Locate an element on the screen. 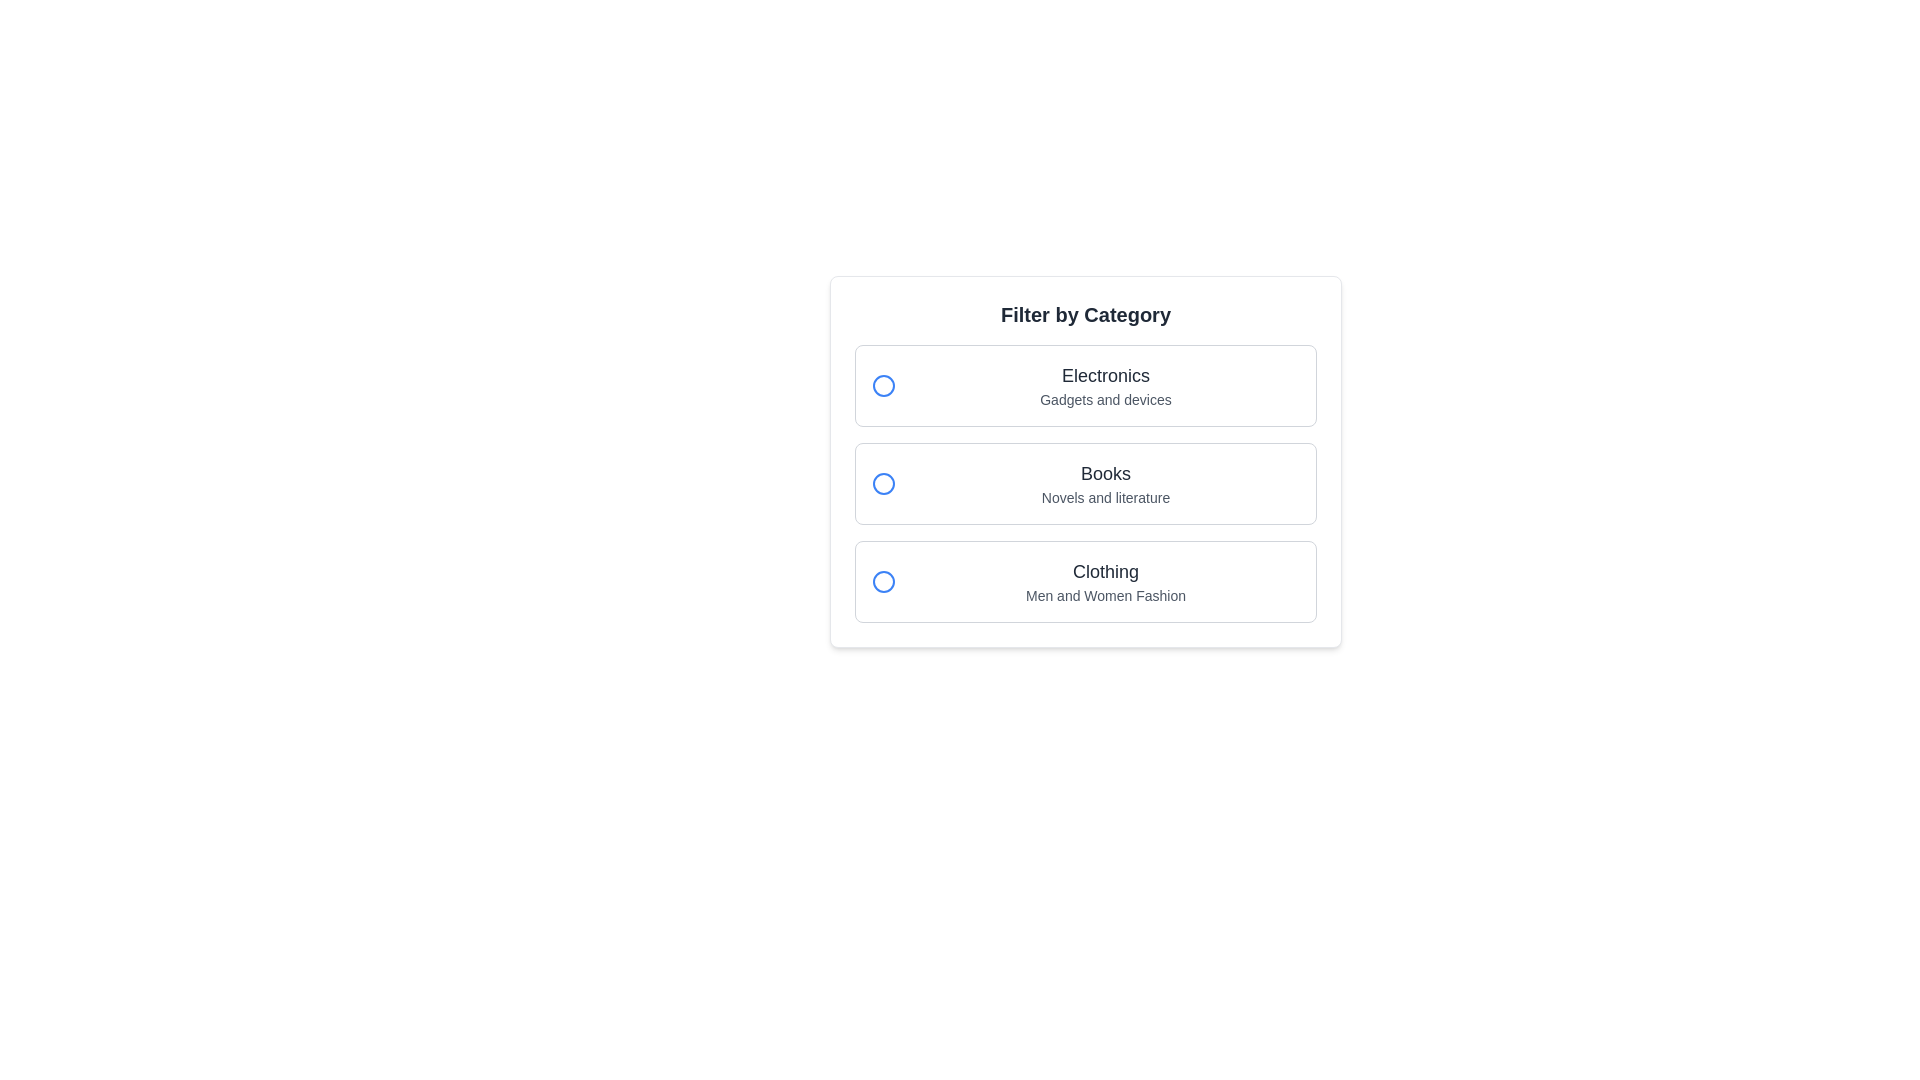 The image size is (1920, 1080). the static text label displaying 'Books' in a large and bold font, which is dark-gray and stands out as the title within its selection option is located at coordinates (1104, 474).